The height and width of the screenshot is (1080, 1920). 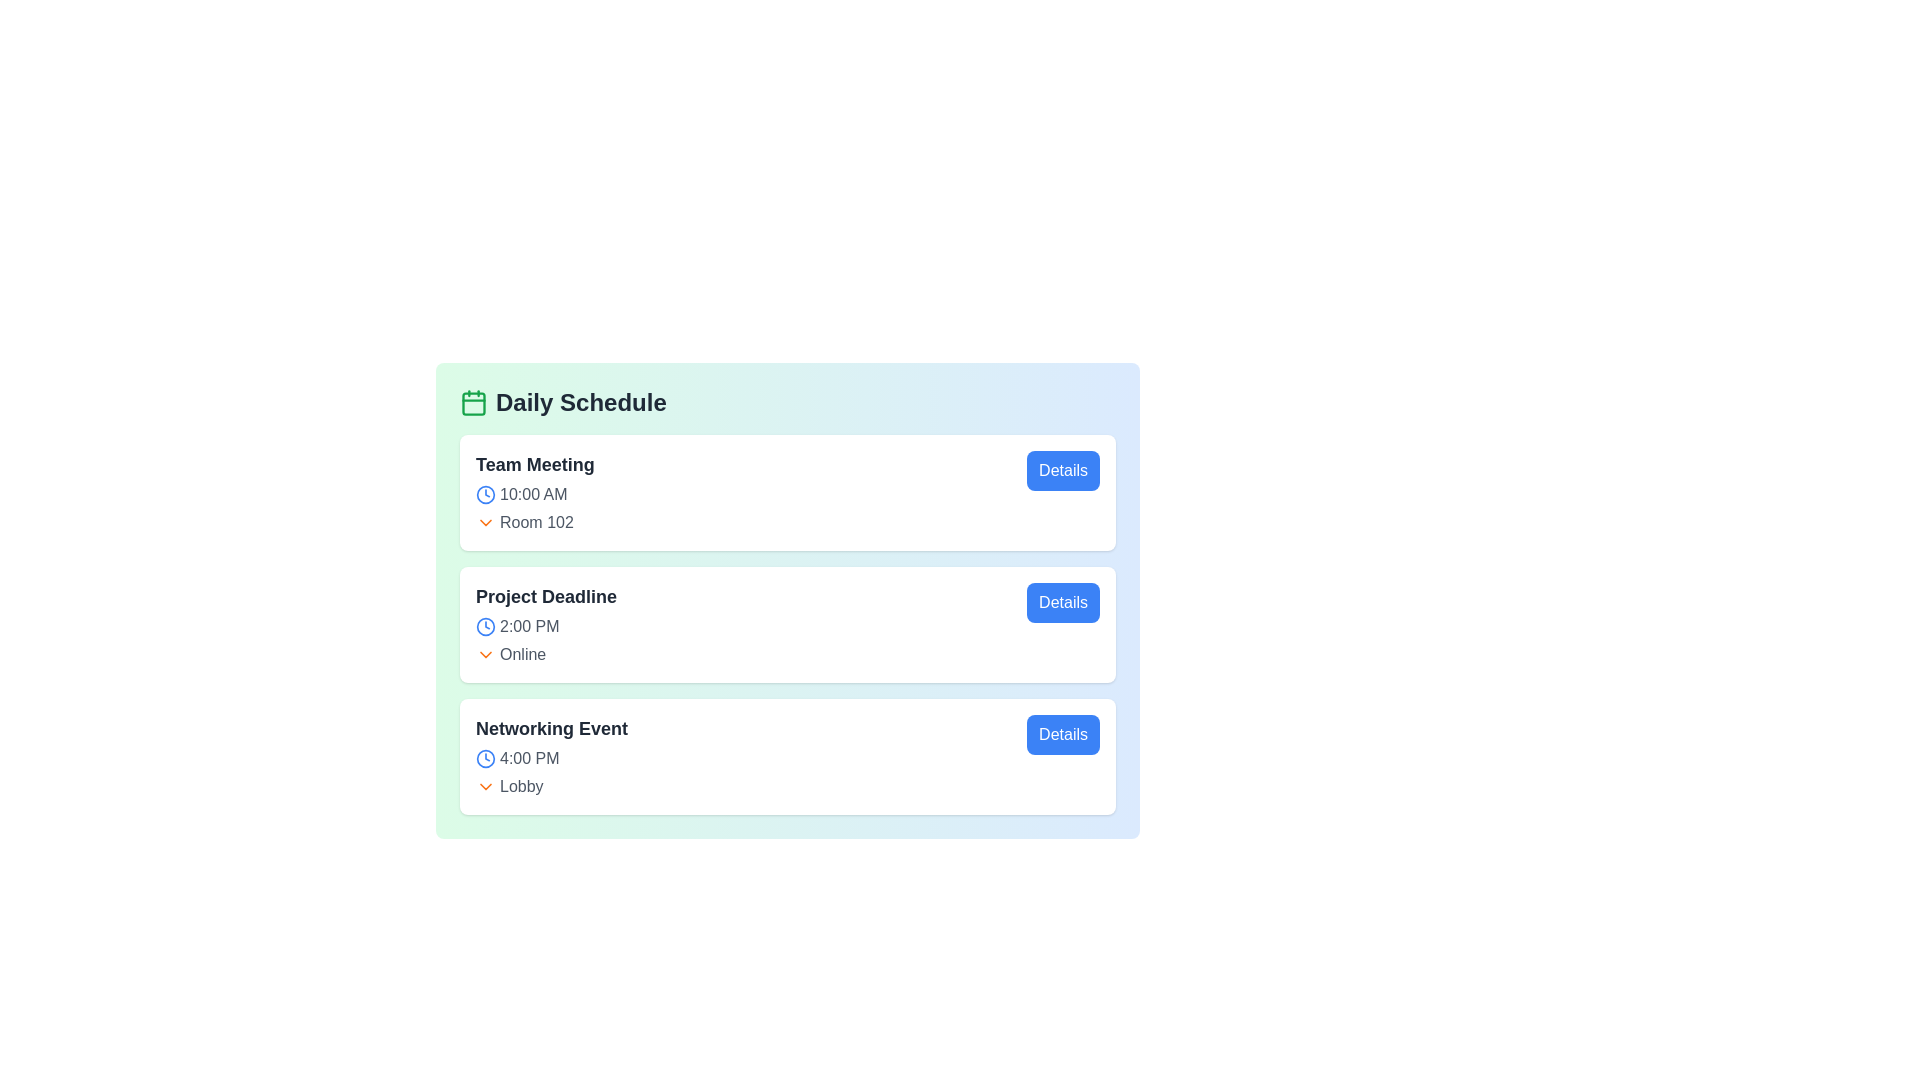 I want to click on the Text Label that displays the scheduled time for the 'Team Meeting' event in the 'Daily Schedule' interface, located to the right of the clock icon, so click(x=533, y=494).